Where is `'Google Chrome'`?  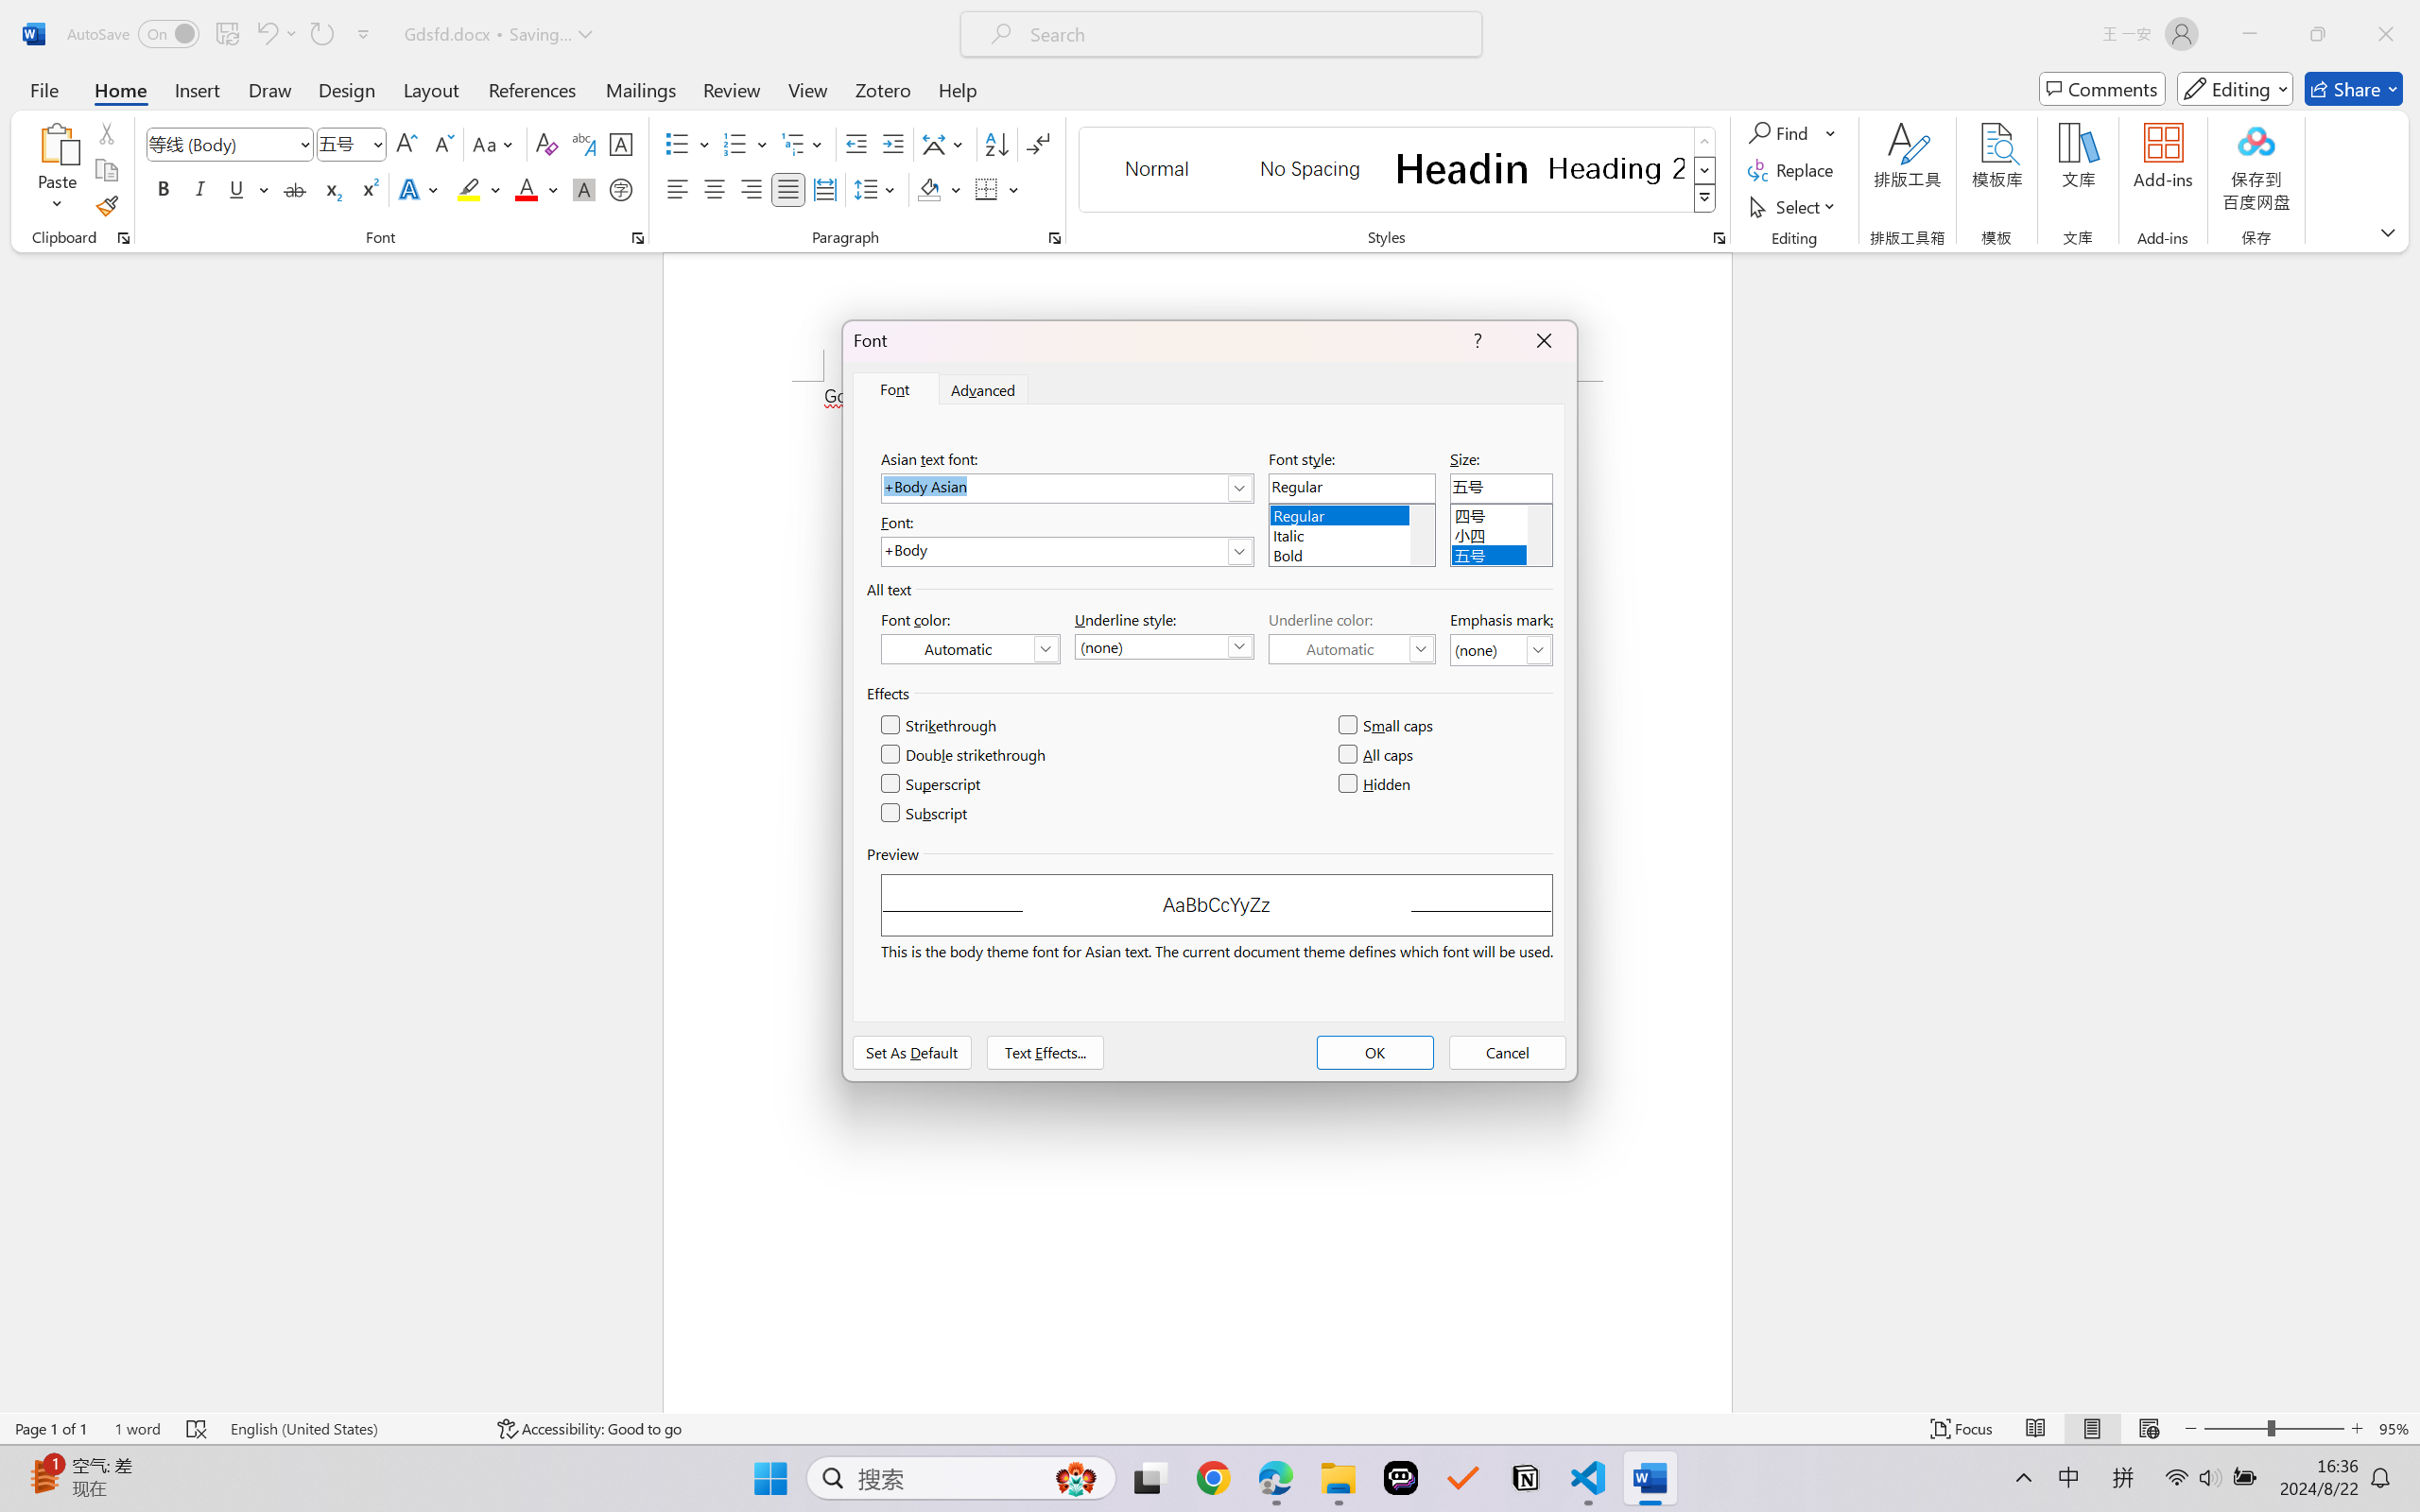 'Google Chrome' is located at coordinates (1213, 1478).